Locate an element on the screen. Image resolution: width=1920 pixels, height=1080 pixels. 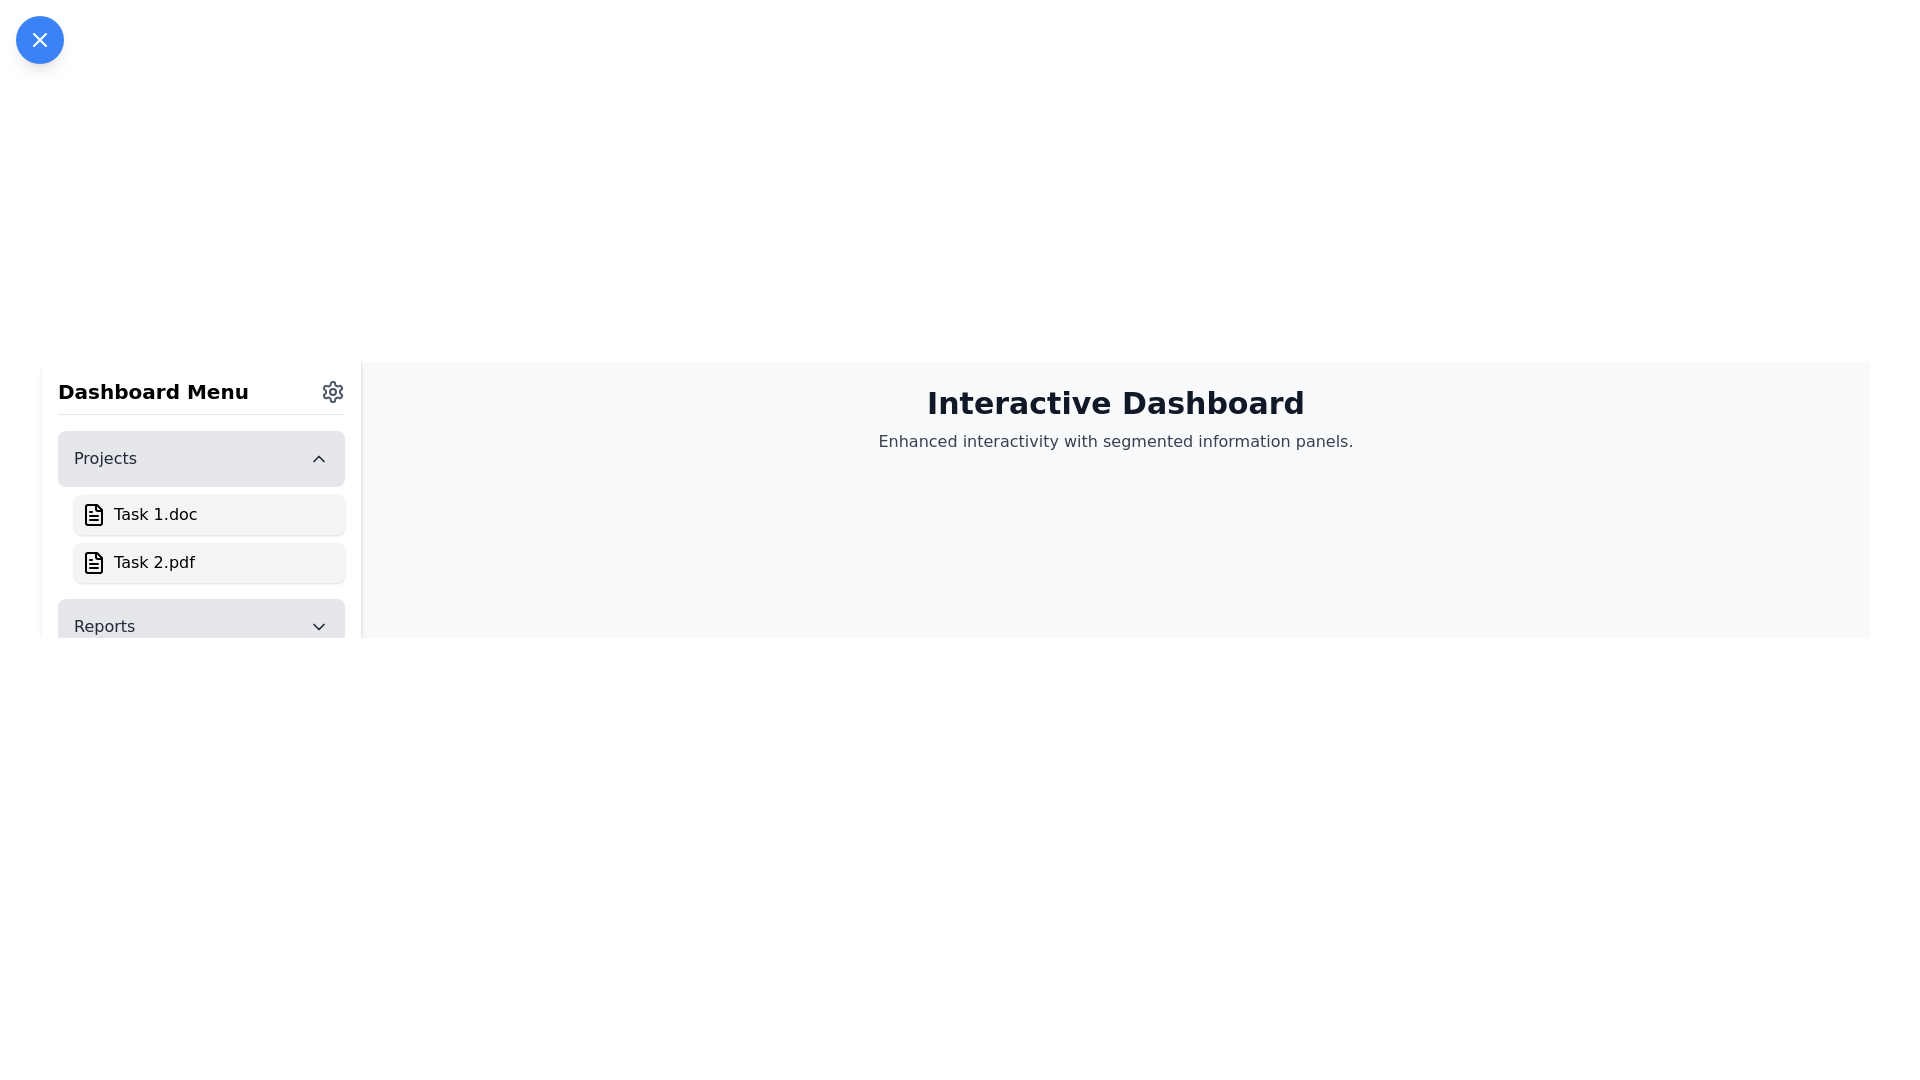
the file icon representing 'Task 1.doc', which is a small, minimalist outline design icon located to the left of the text label is located at coordinates (93, 514).